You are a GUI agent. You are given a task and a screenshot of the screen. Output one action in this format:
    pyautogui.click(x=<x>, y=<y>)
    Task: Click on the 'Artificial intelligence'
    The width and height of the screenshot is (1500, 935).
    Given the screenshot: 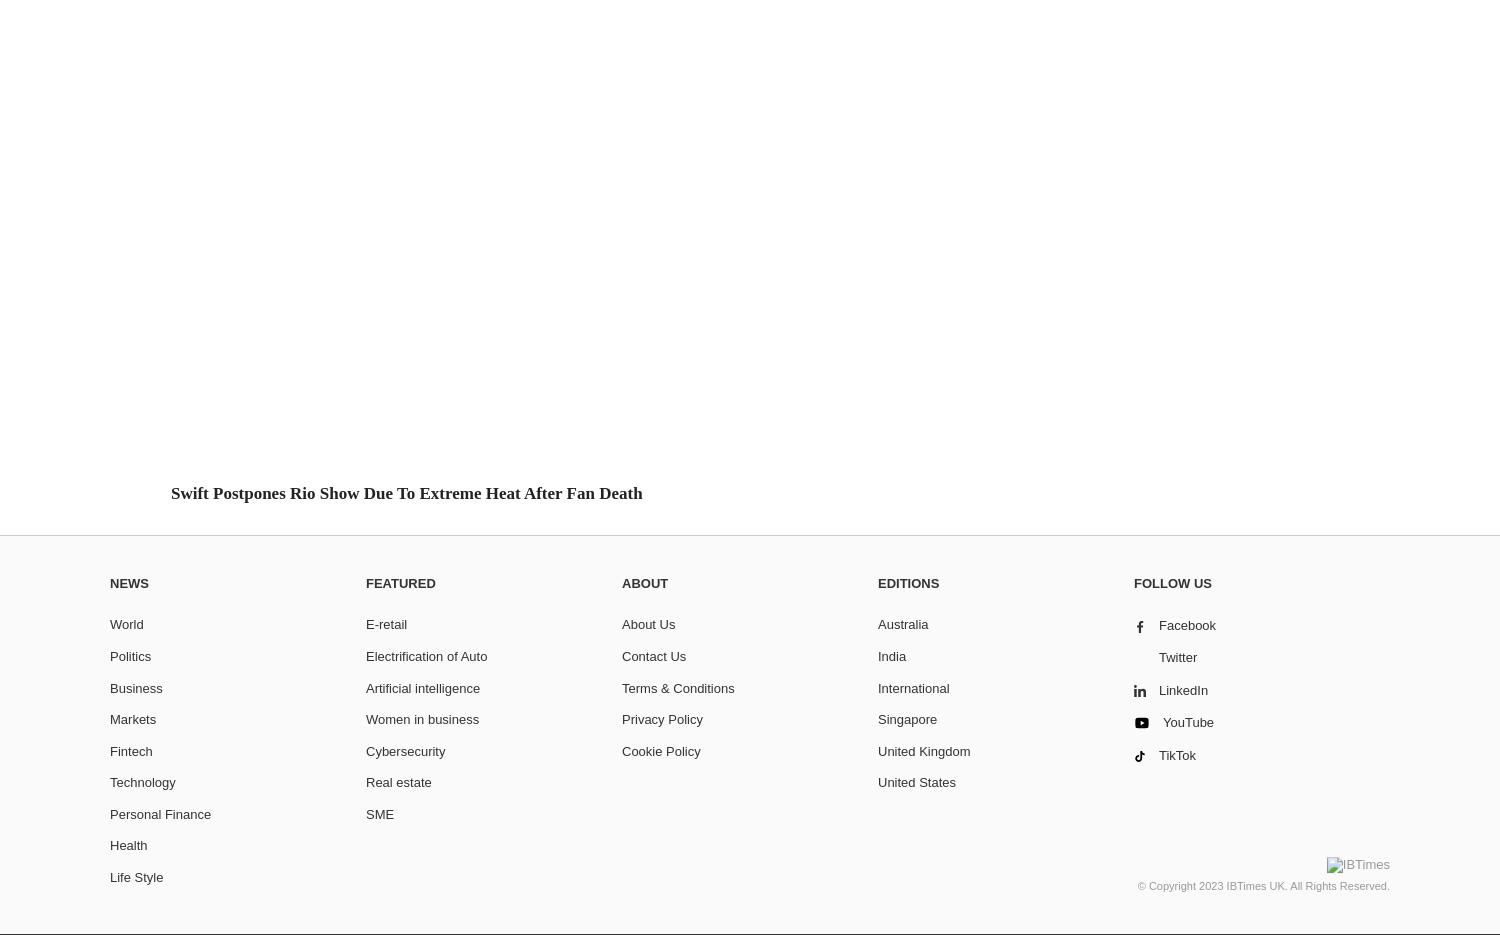 What is the action you would take?
    pyautogui.click(x=365, y=686)
    